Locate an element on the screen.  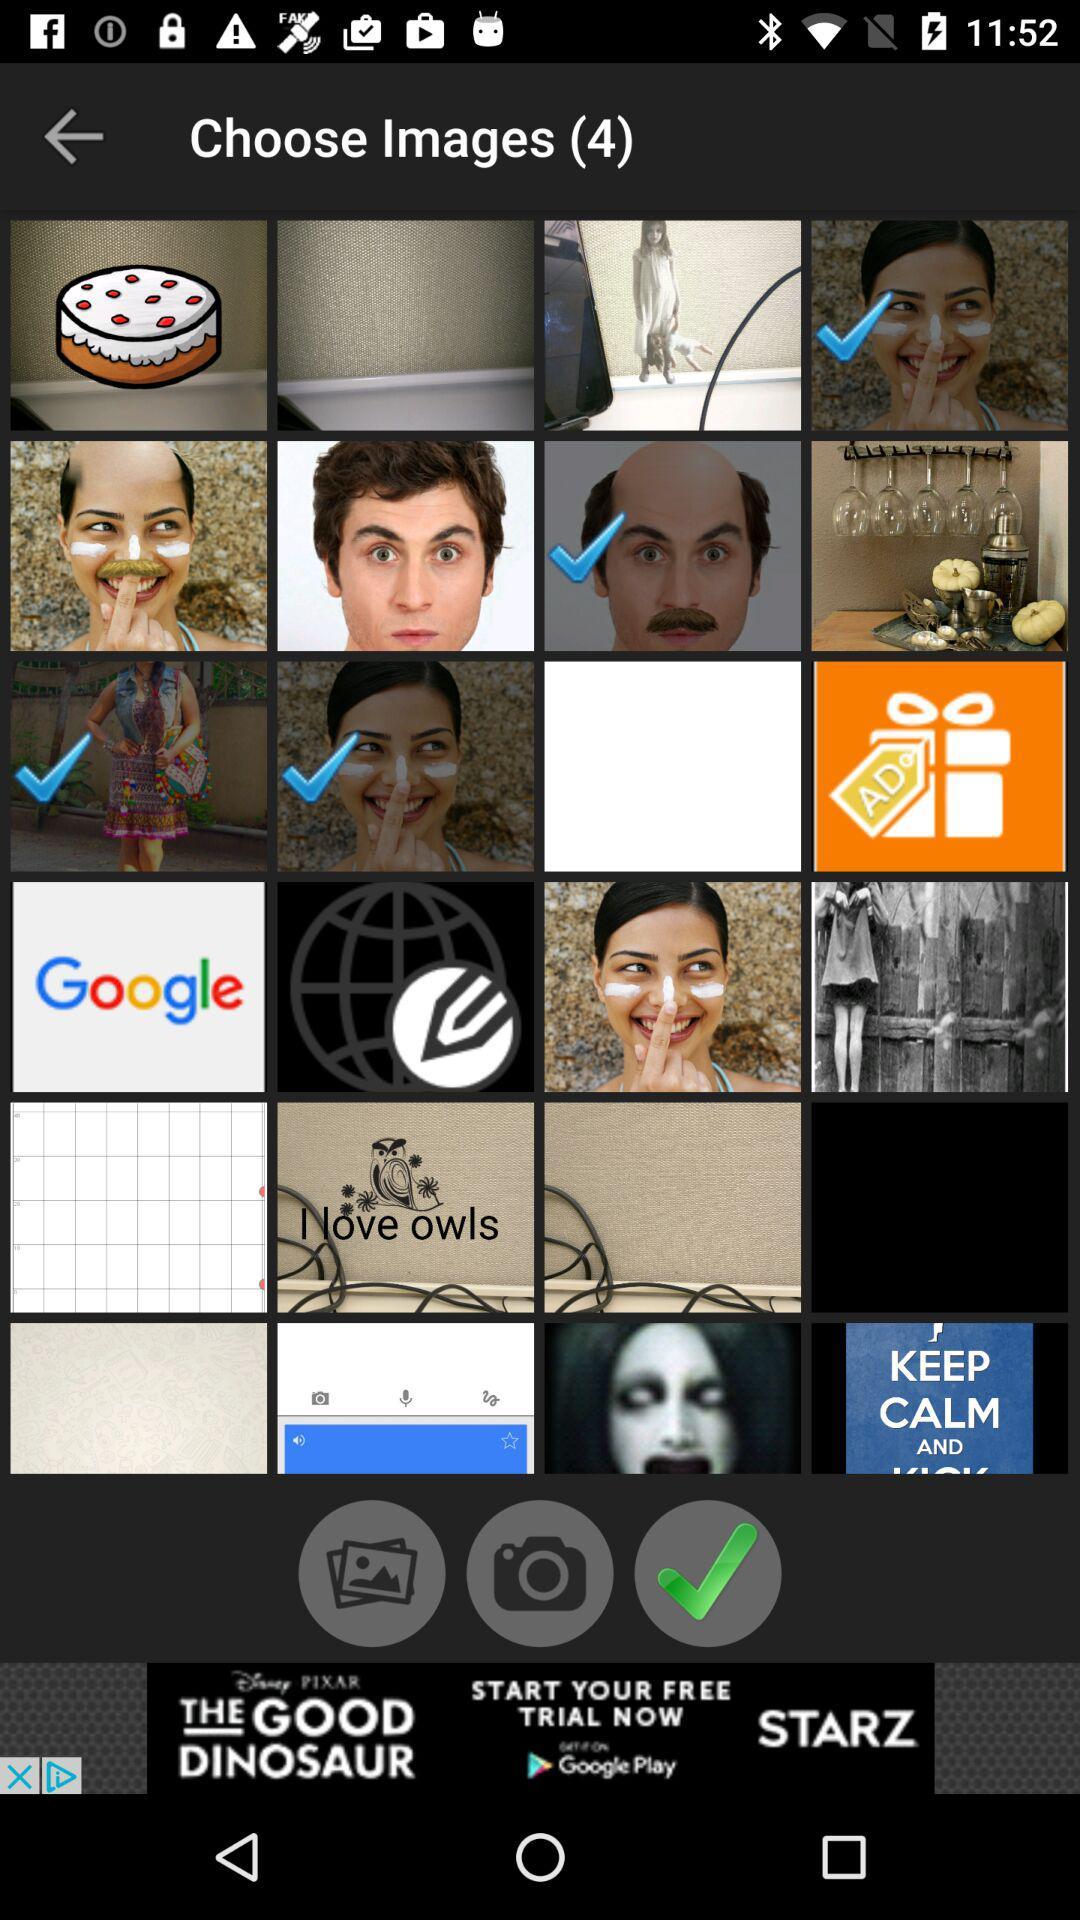
the photo icon is located at coordinates (540, 1572).